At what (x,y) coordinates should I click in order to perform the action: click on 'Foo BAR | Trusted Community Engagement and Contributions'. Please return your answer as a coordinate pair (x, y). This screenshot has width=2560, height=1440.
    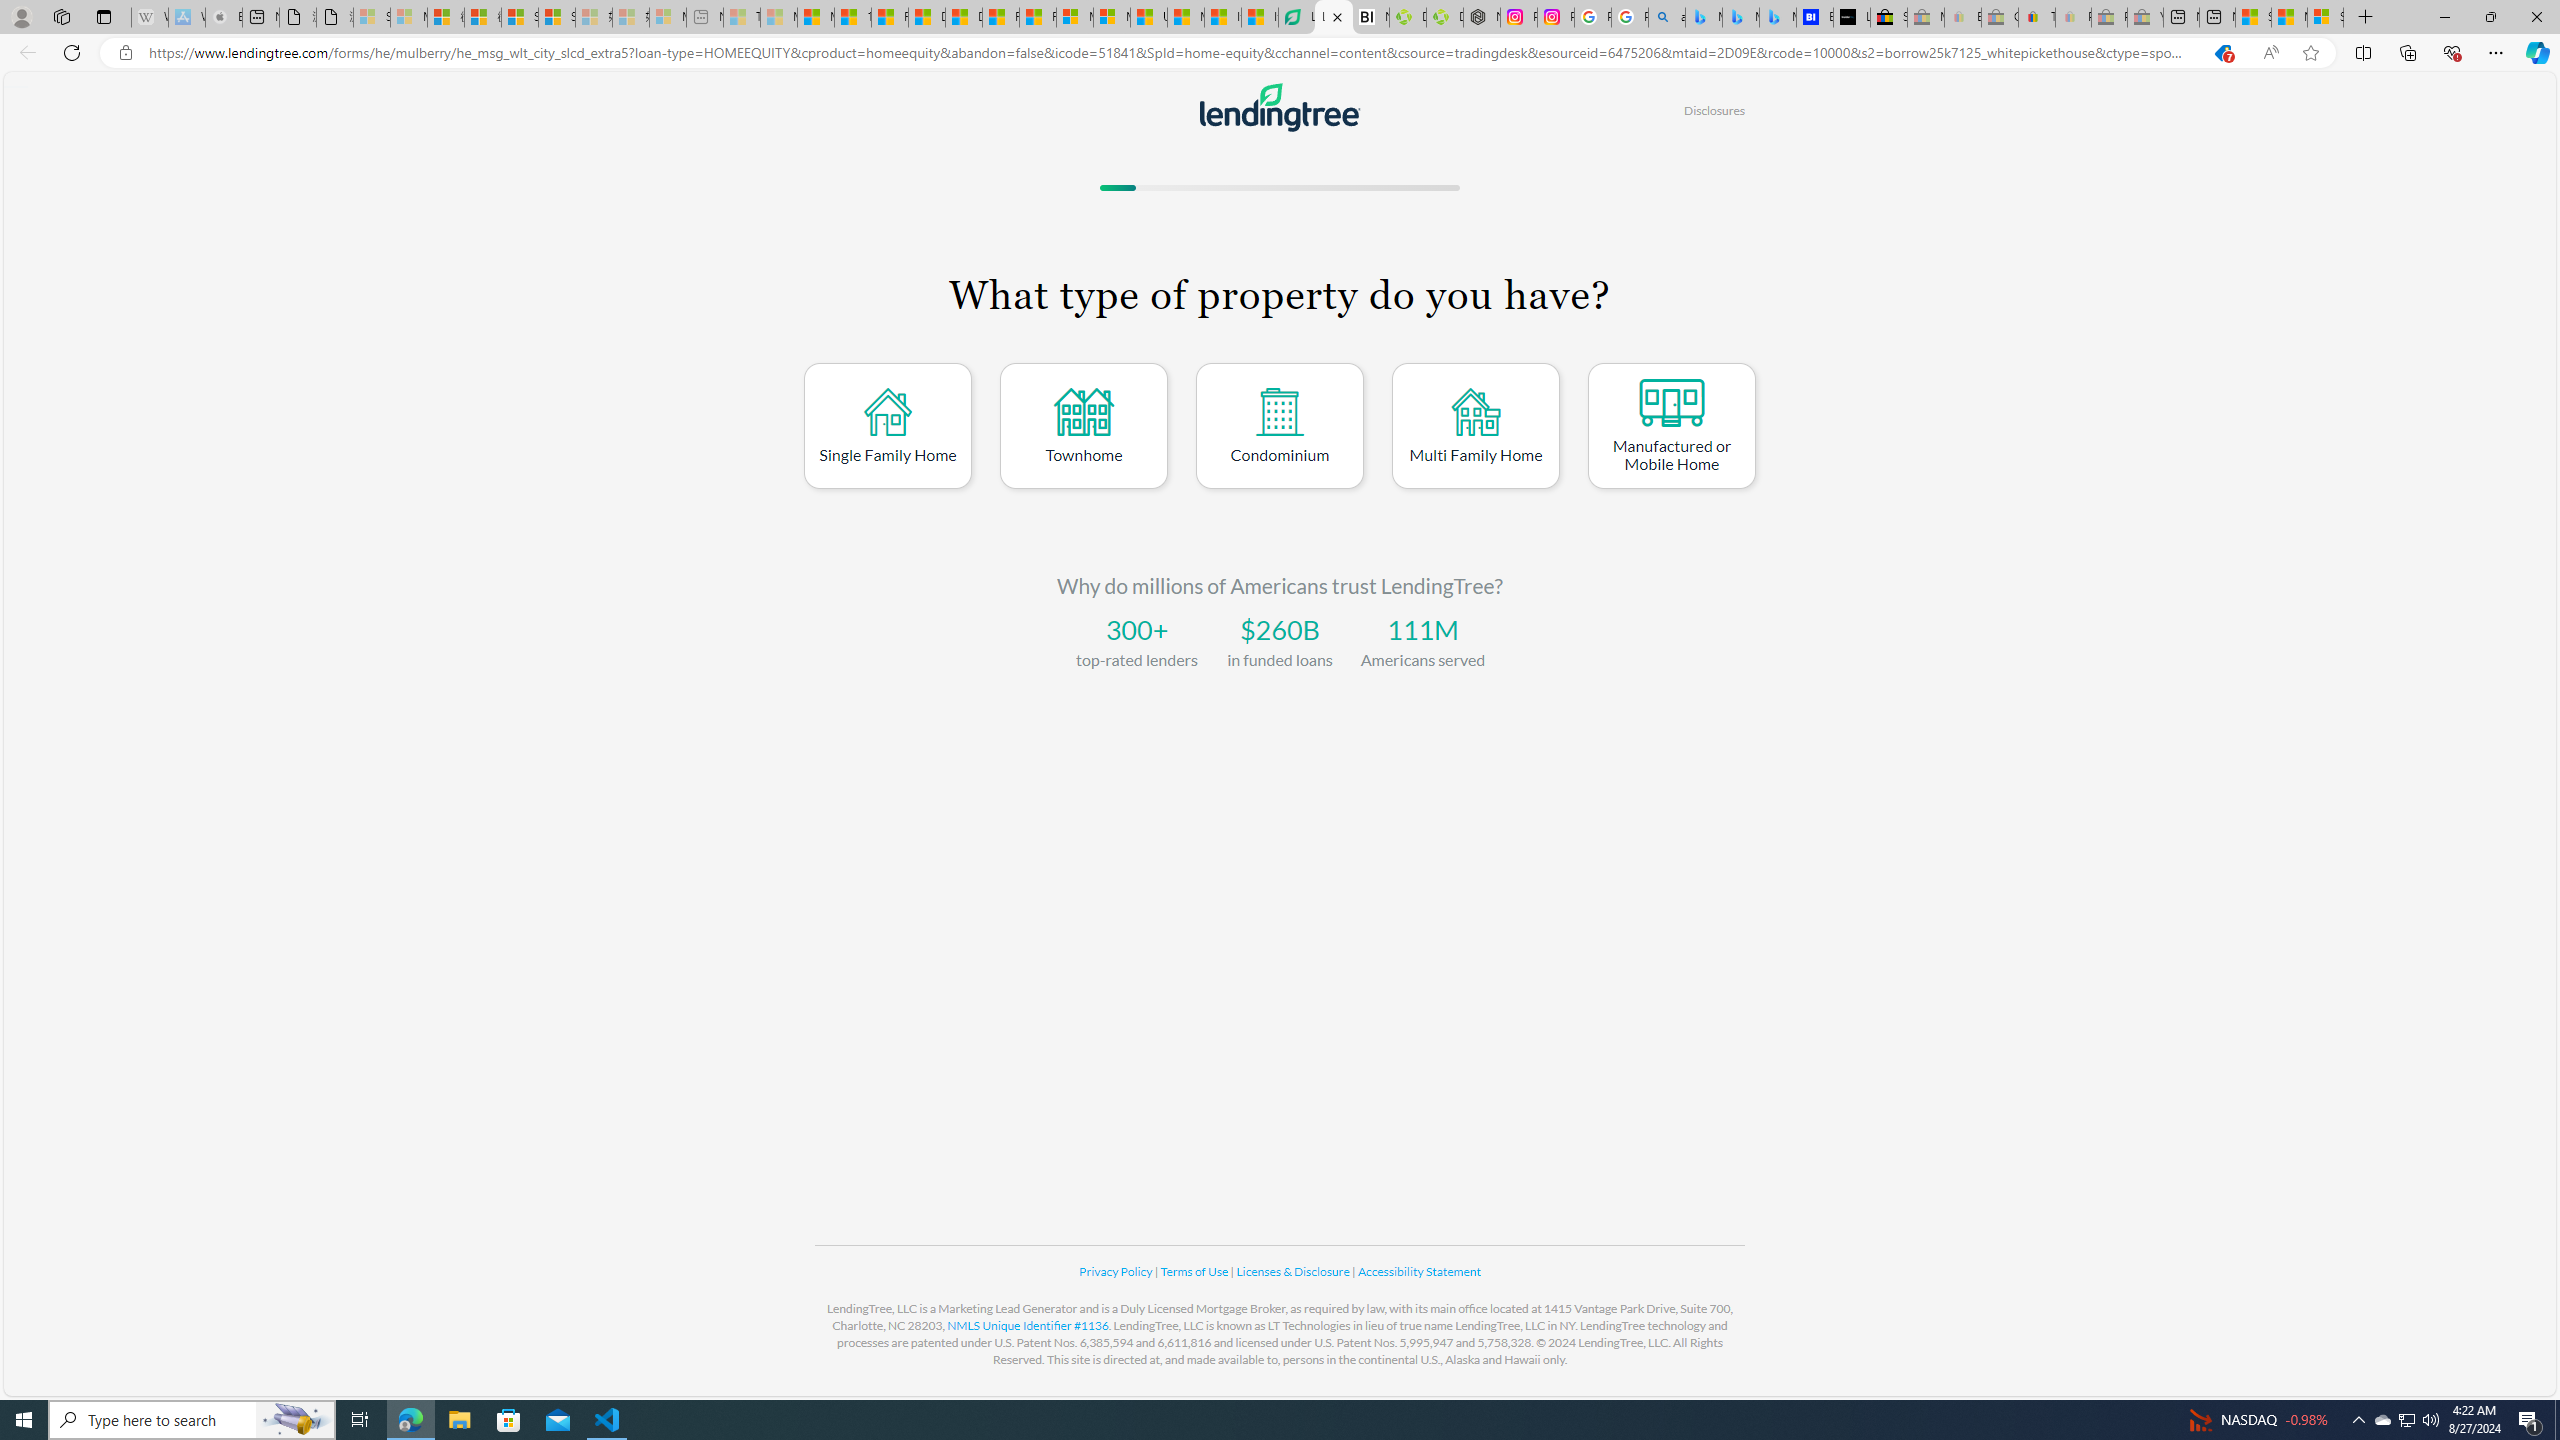
    Looking at the image, I should click on (1038, 16).